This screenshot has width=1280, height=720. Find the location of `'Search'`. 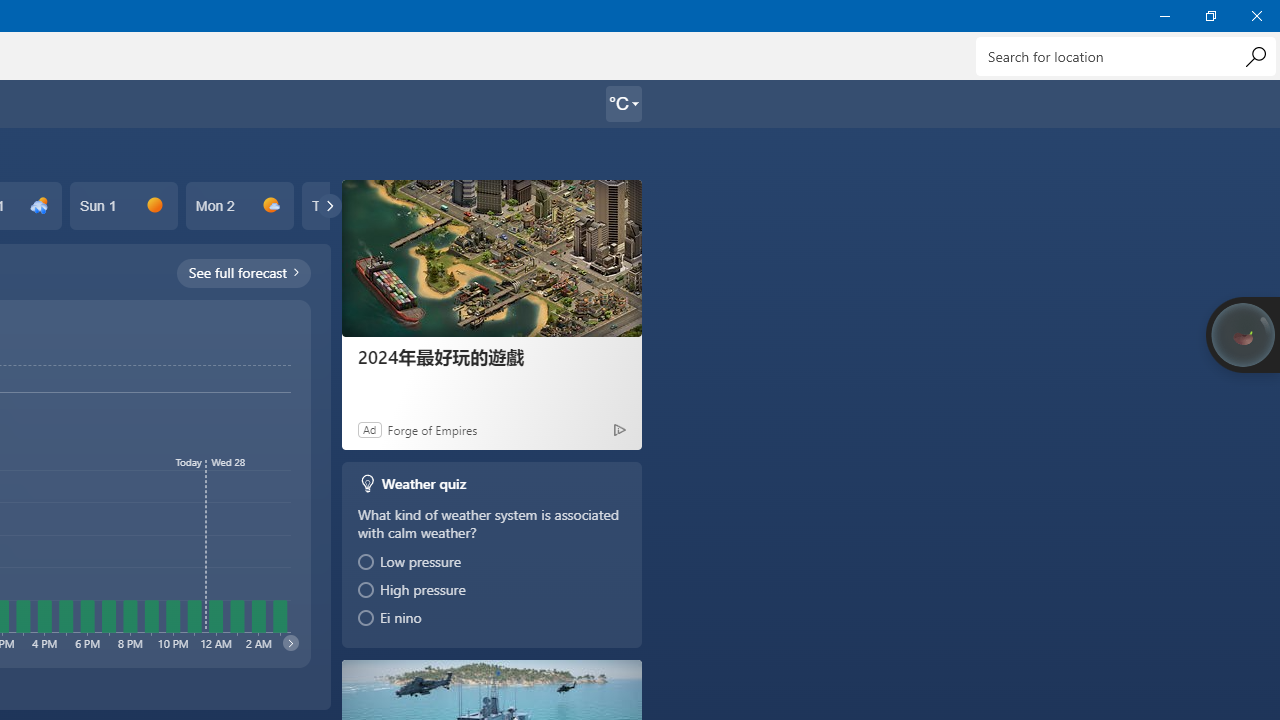

'Search' is located at coordinates (1254, 55).